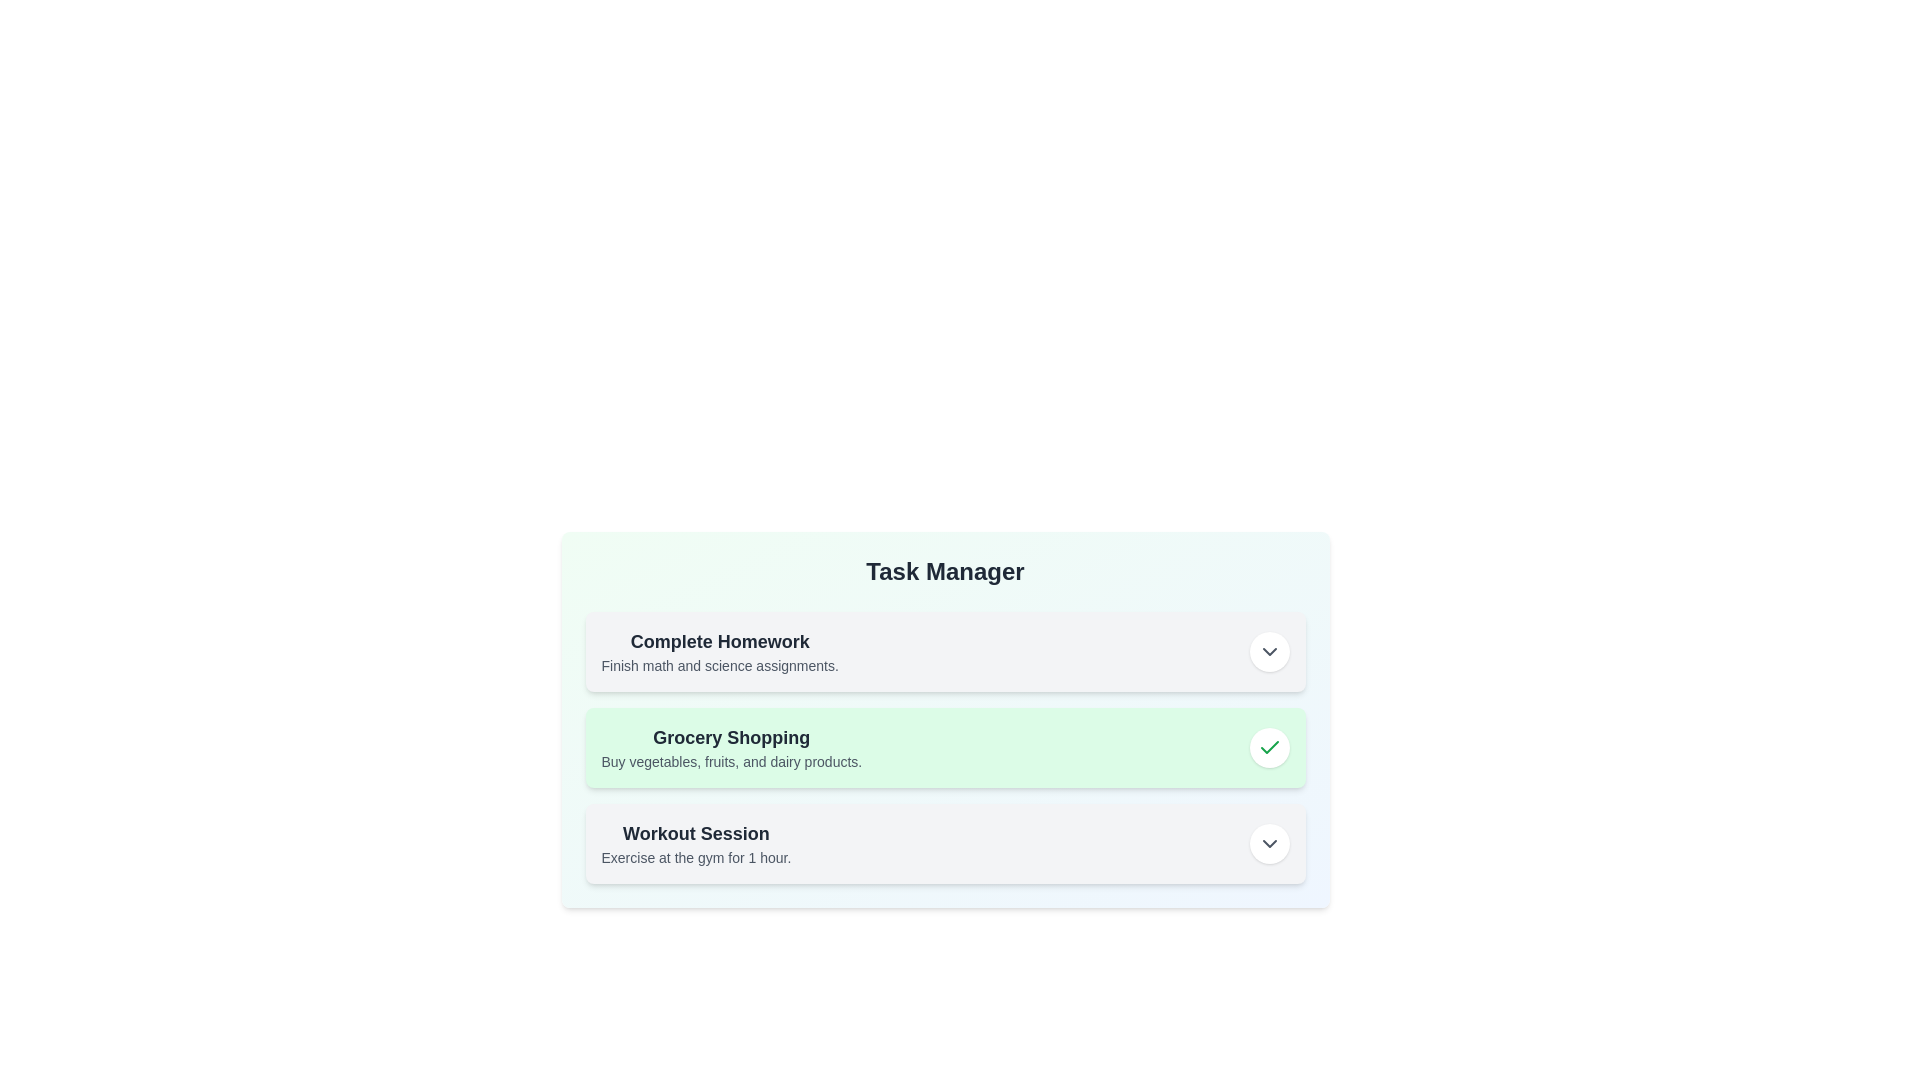 The width and height of the screenshot is (1920, 1080). Describe the element at coordinates (944, 767) in the screenshot. I see `the background of the Task Manager component` at that location.